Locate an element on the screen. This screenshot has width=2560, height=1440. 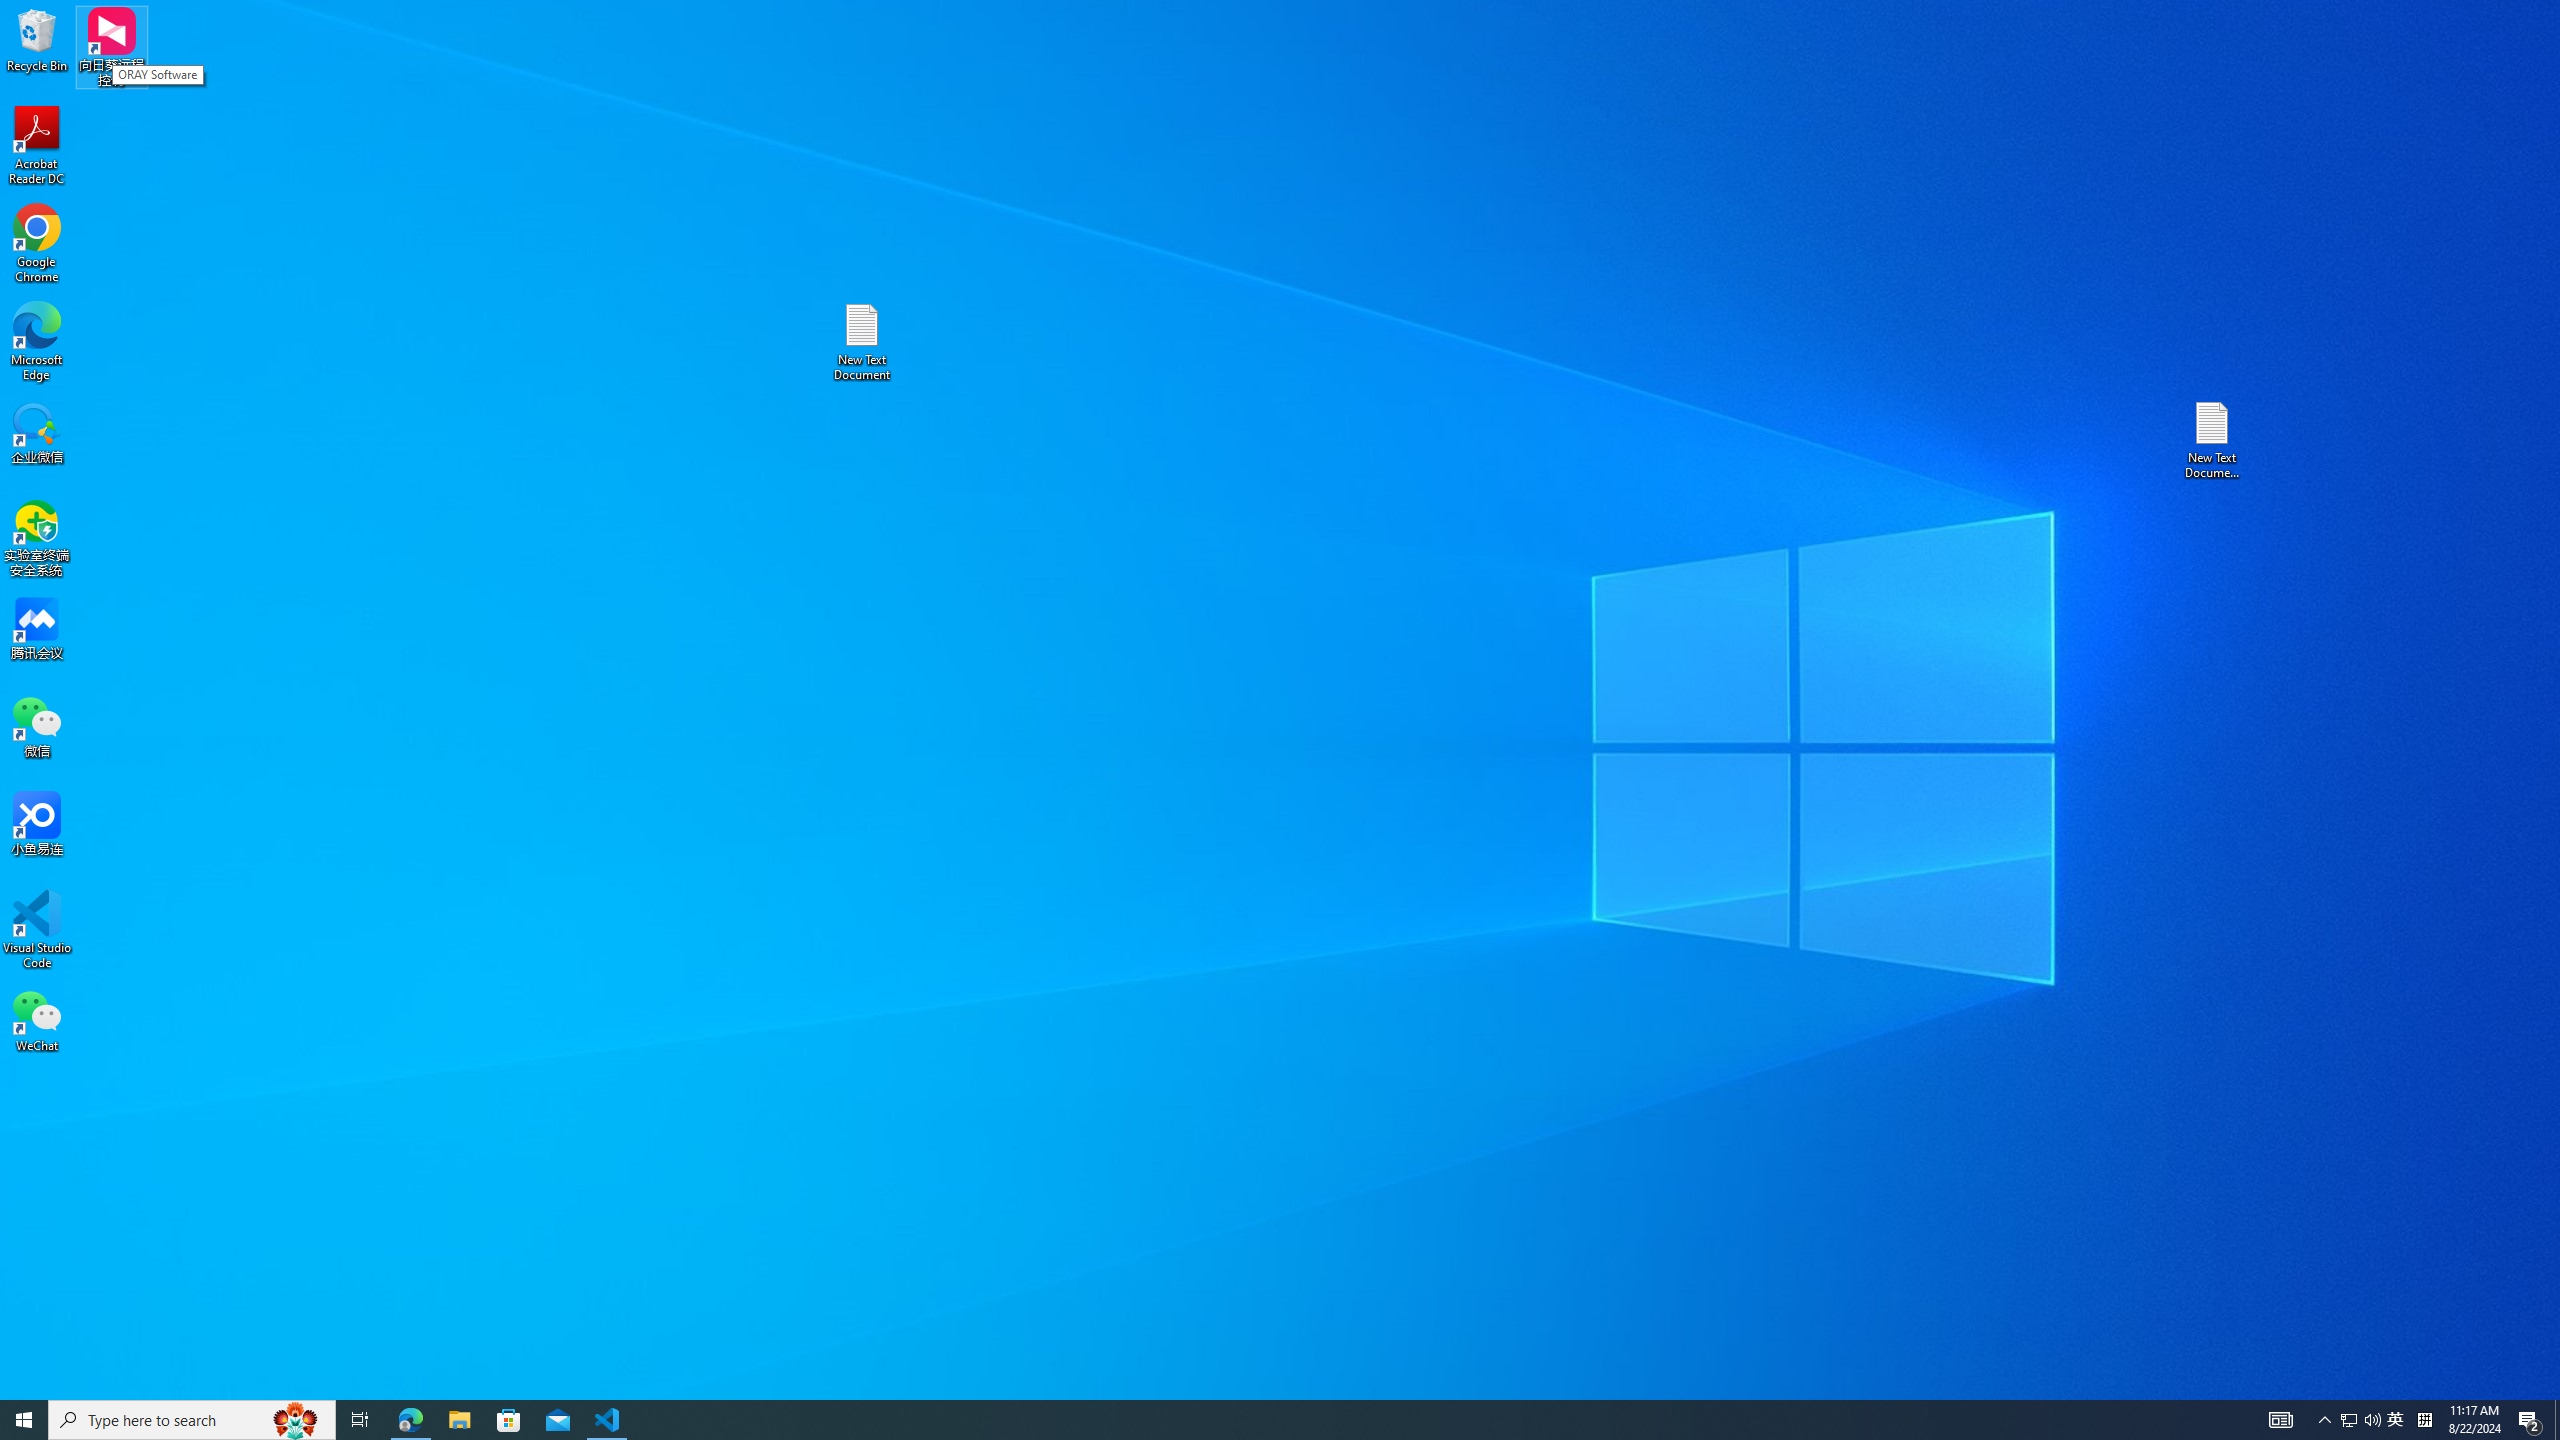
'New Text Document (2)' is located at coordinates (2213, 438).